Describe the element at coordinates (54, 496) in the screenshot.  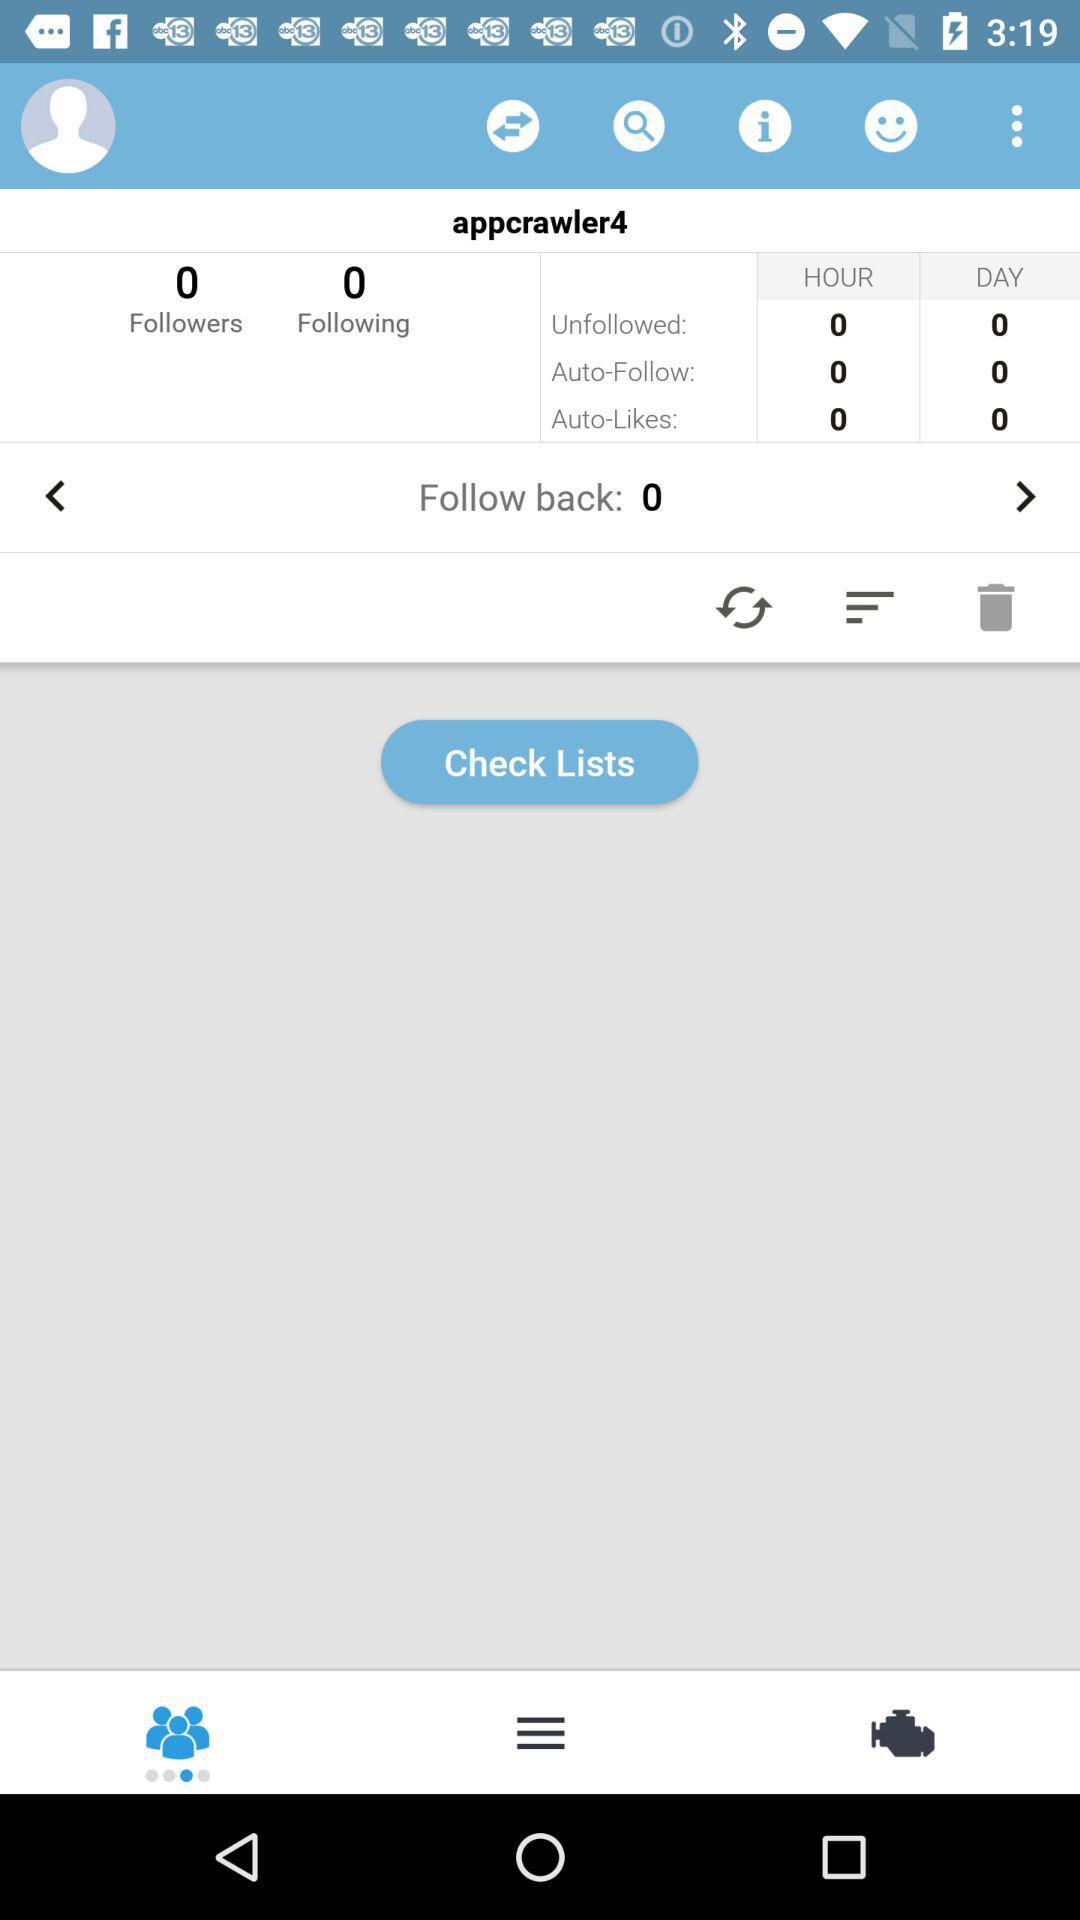
I see `icon to the left of follow back:  0 icon` at that location.